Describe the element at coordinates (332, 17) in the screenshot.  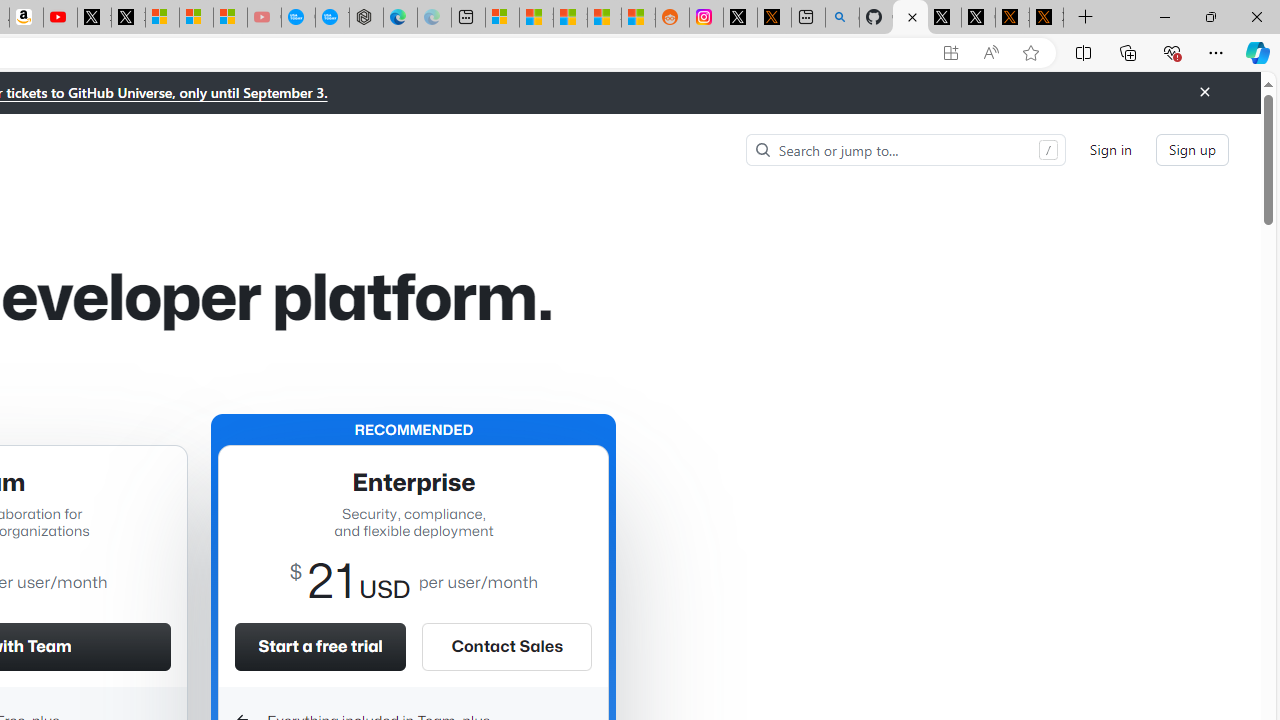
I see `'The most popular Google '` at that location.